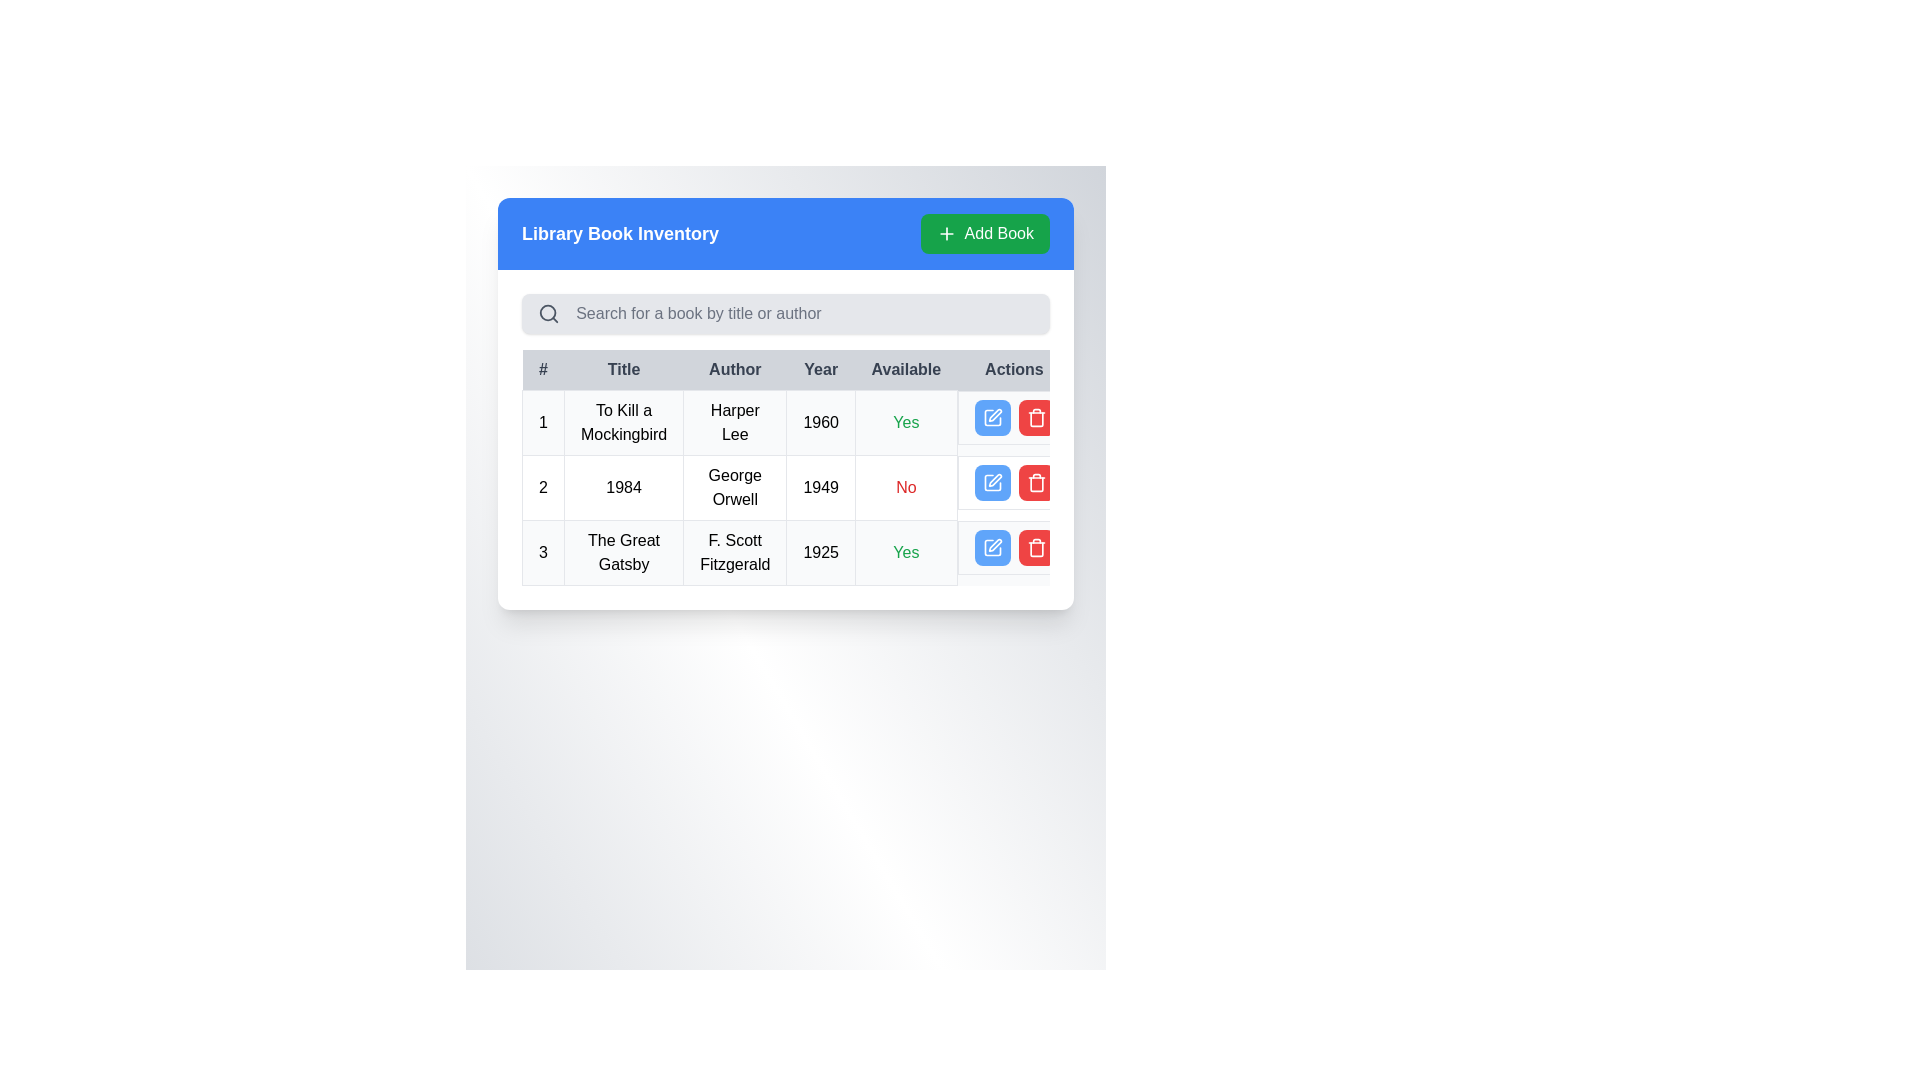  I want to click on the second graphical icon resembling a pen's tip in the 'Actions' column of the second row in the table, so click(992, 482).